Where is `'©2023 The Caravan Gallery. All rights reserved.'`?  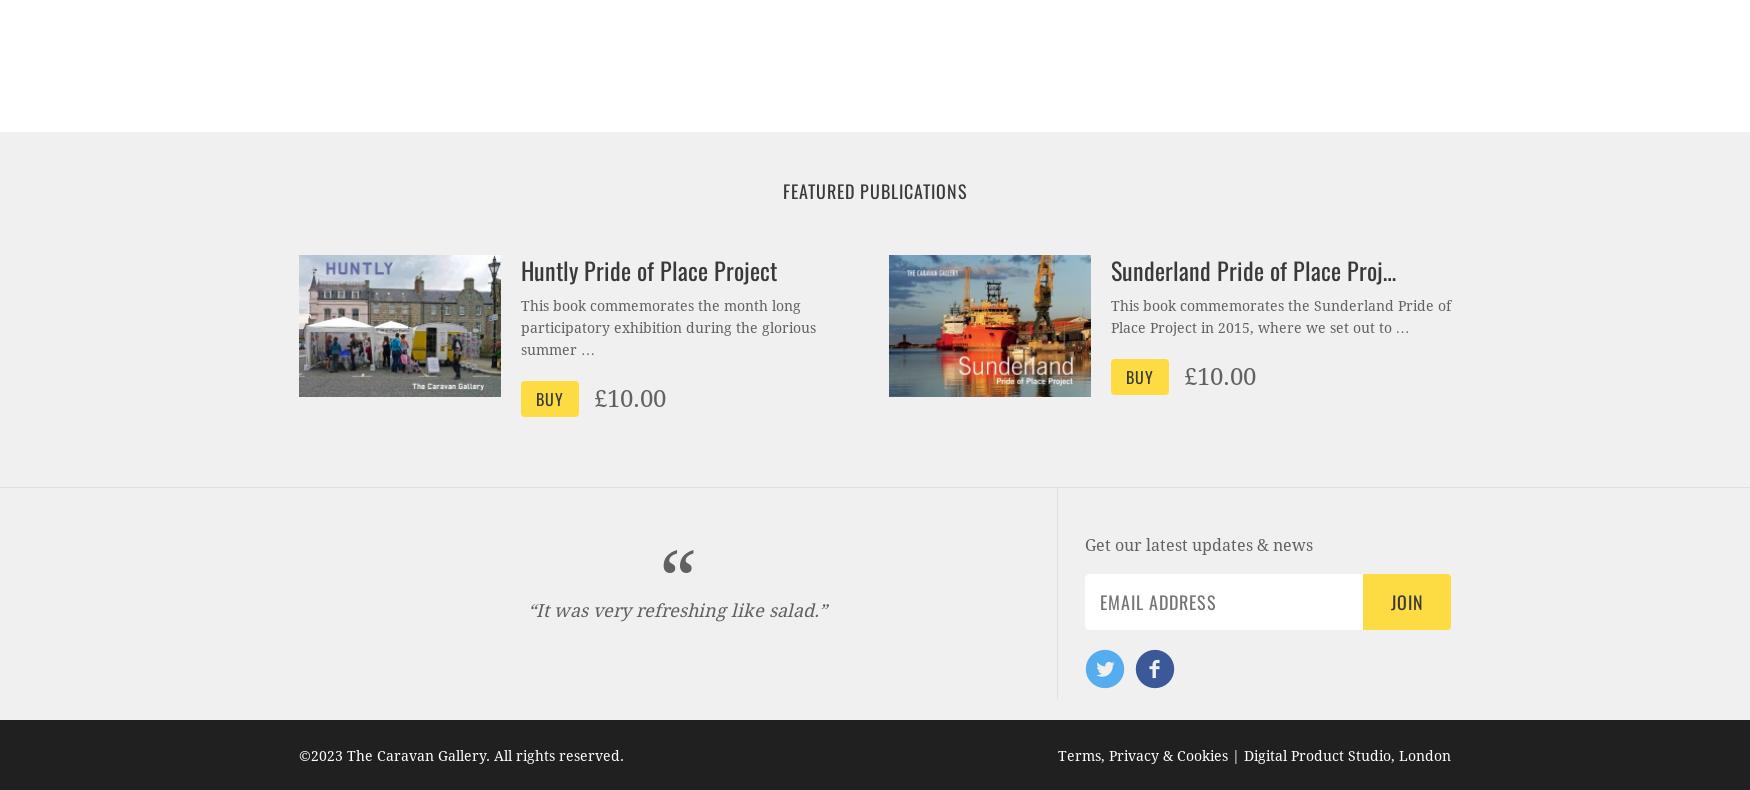
'©2023 The Caravan Gallery. All rights reserved.' is located at coordinates (461, 756).